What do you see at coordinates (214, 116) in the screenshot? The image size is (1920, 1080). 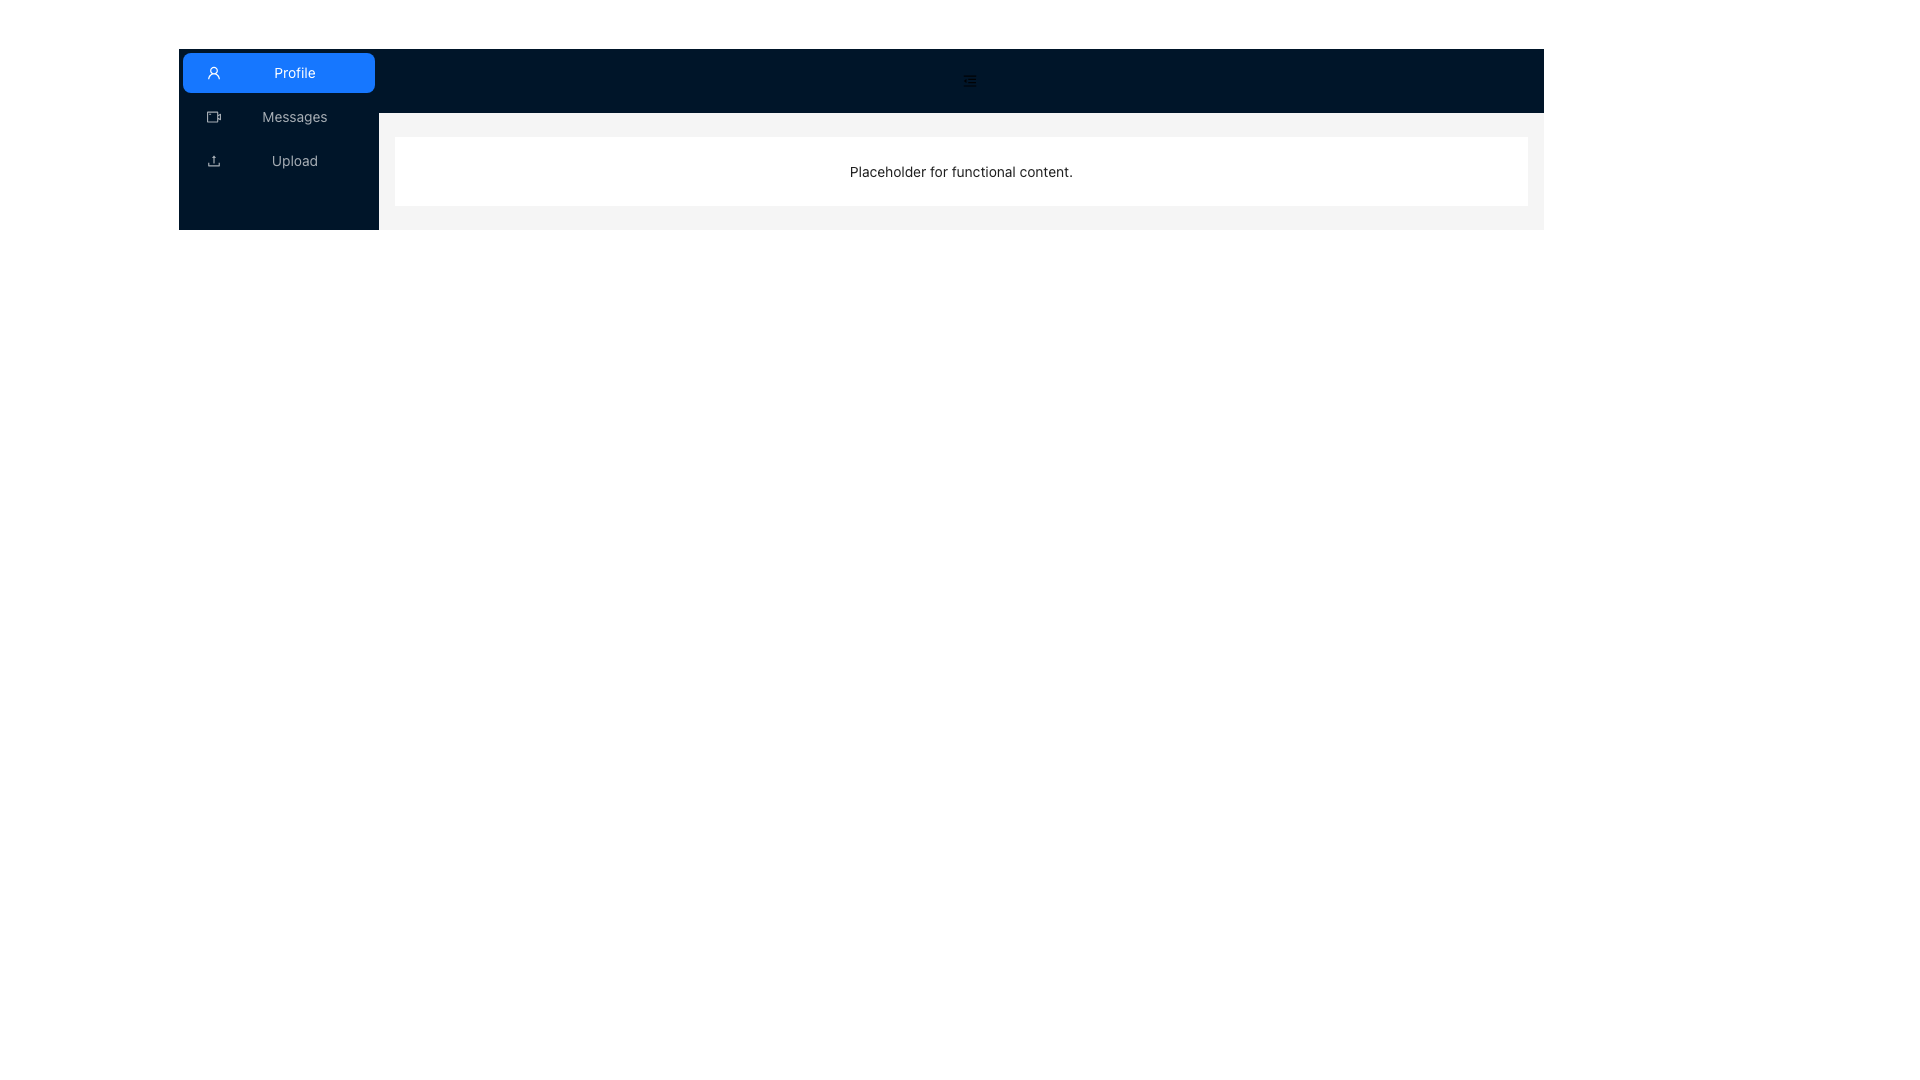 I see `the video camera icon located in the left navigation panel, positioned before the 'Messages' text` at bounding box center [214, 116].